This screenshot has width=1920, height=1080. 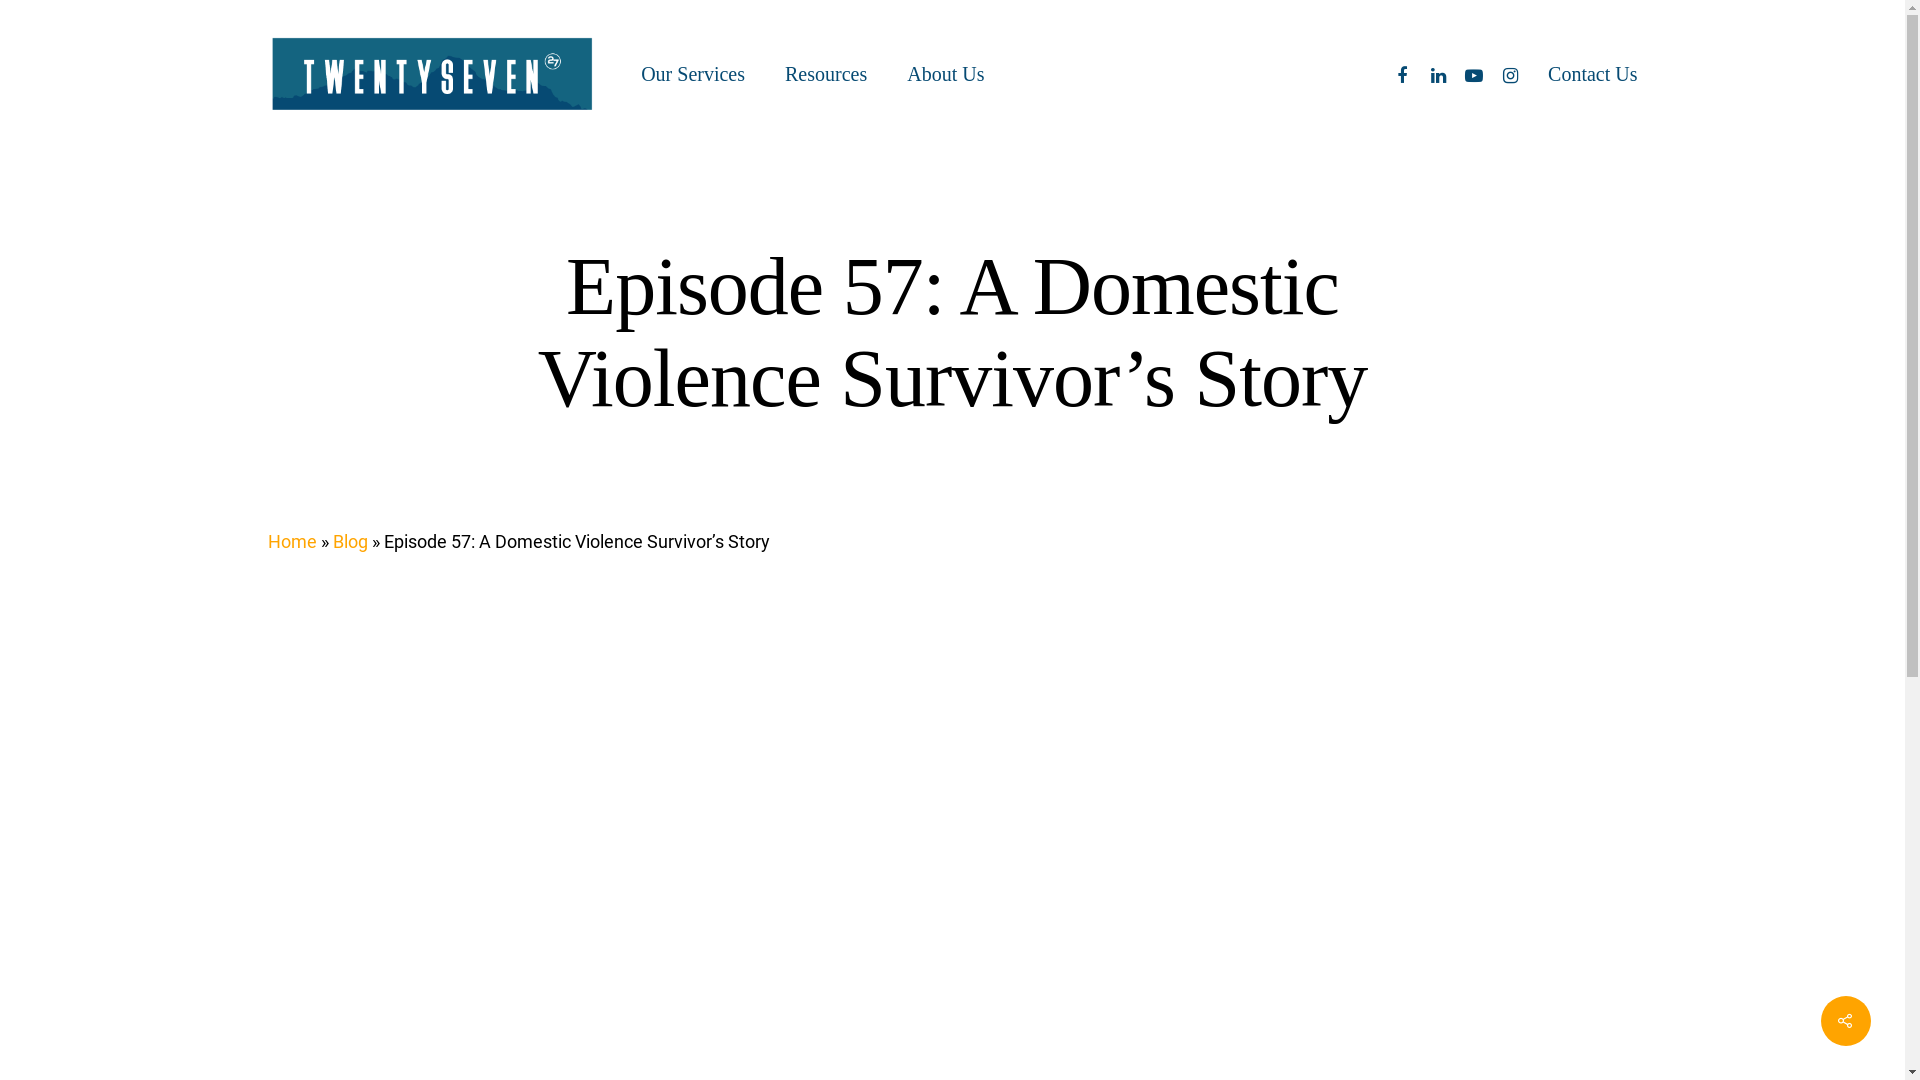 What do you see at coordinates (267, 541) in the screenshot?
I see `'Home'` at bounding box center [267, 541].